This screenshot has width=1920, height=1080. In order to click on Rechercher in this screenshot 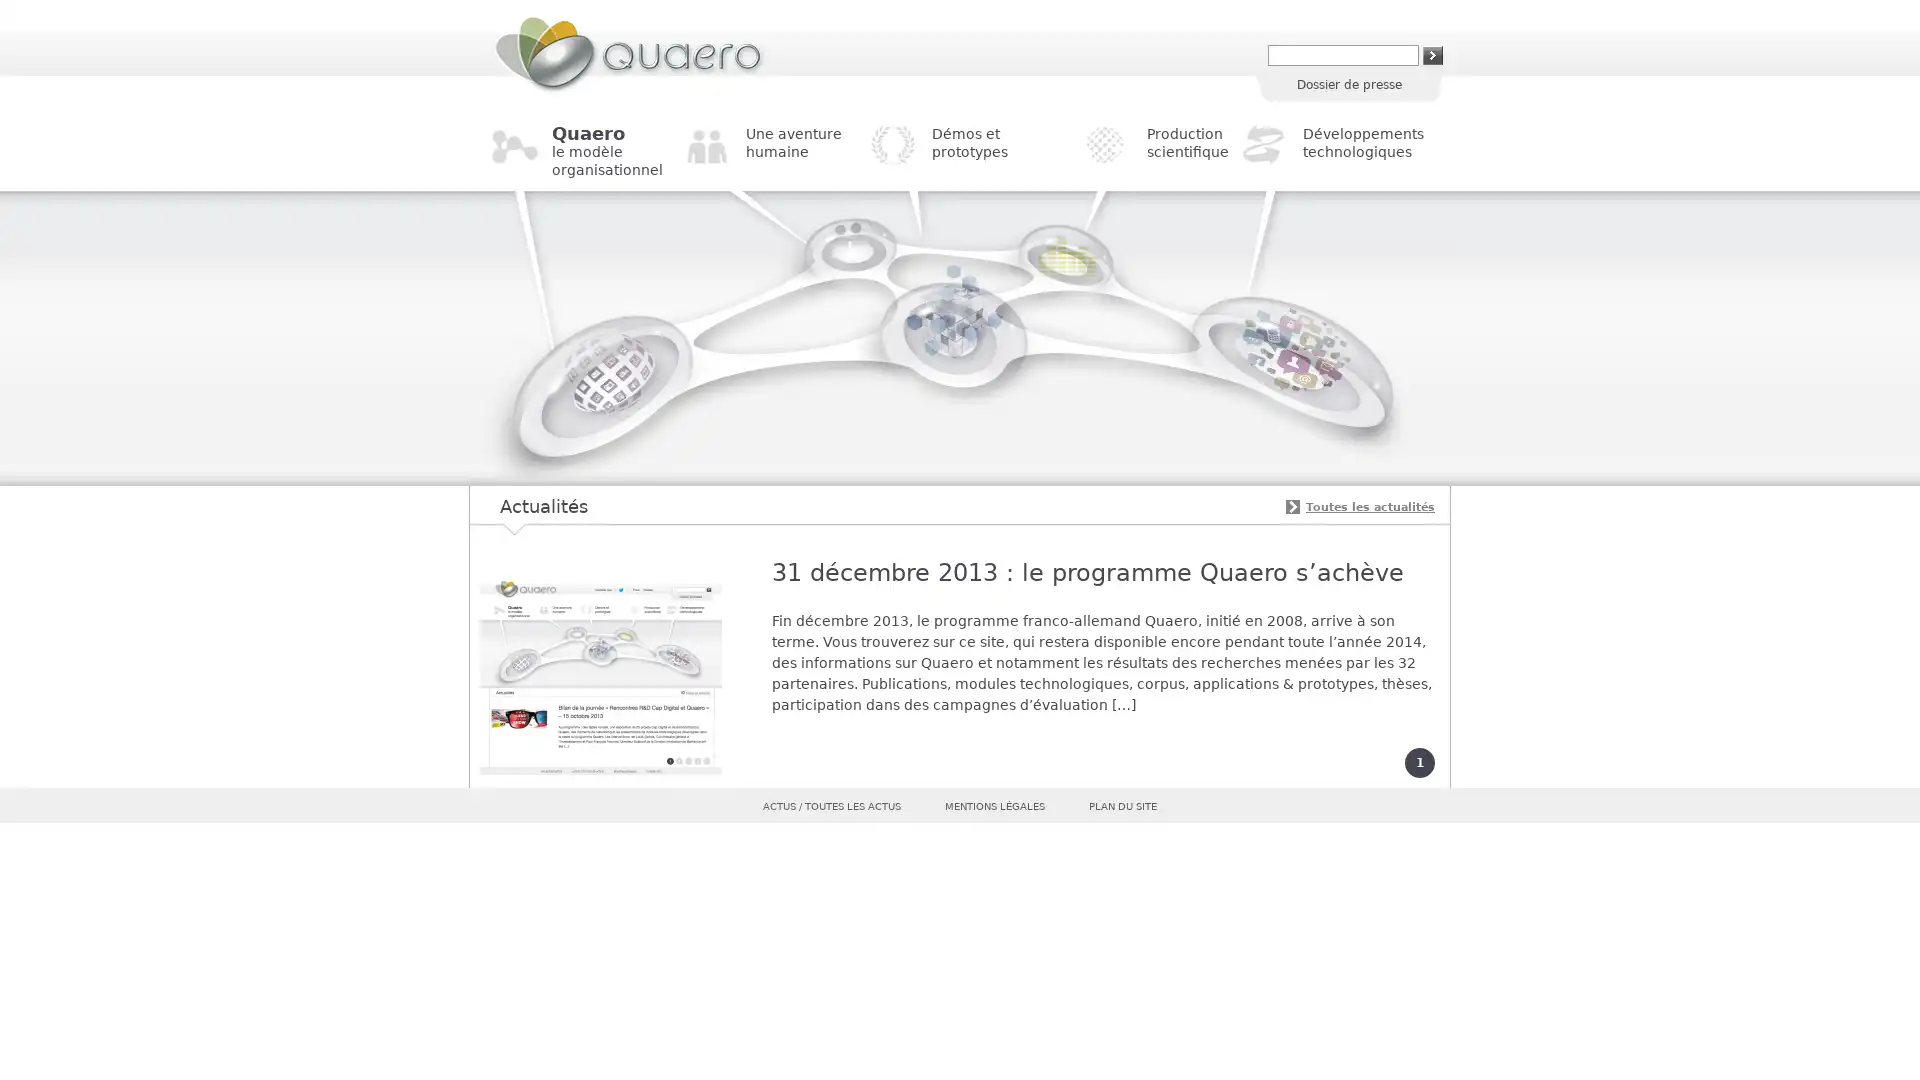, I will do `click(1432, 54)`.